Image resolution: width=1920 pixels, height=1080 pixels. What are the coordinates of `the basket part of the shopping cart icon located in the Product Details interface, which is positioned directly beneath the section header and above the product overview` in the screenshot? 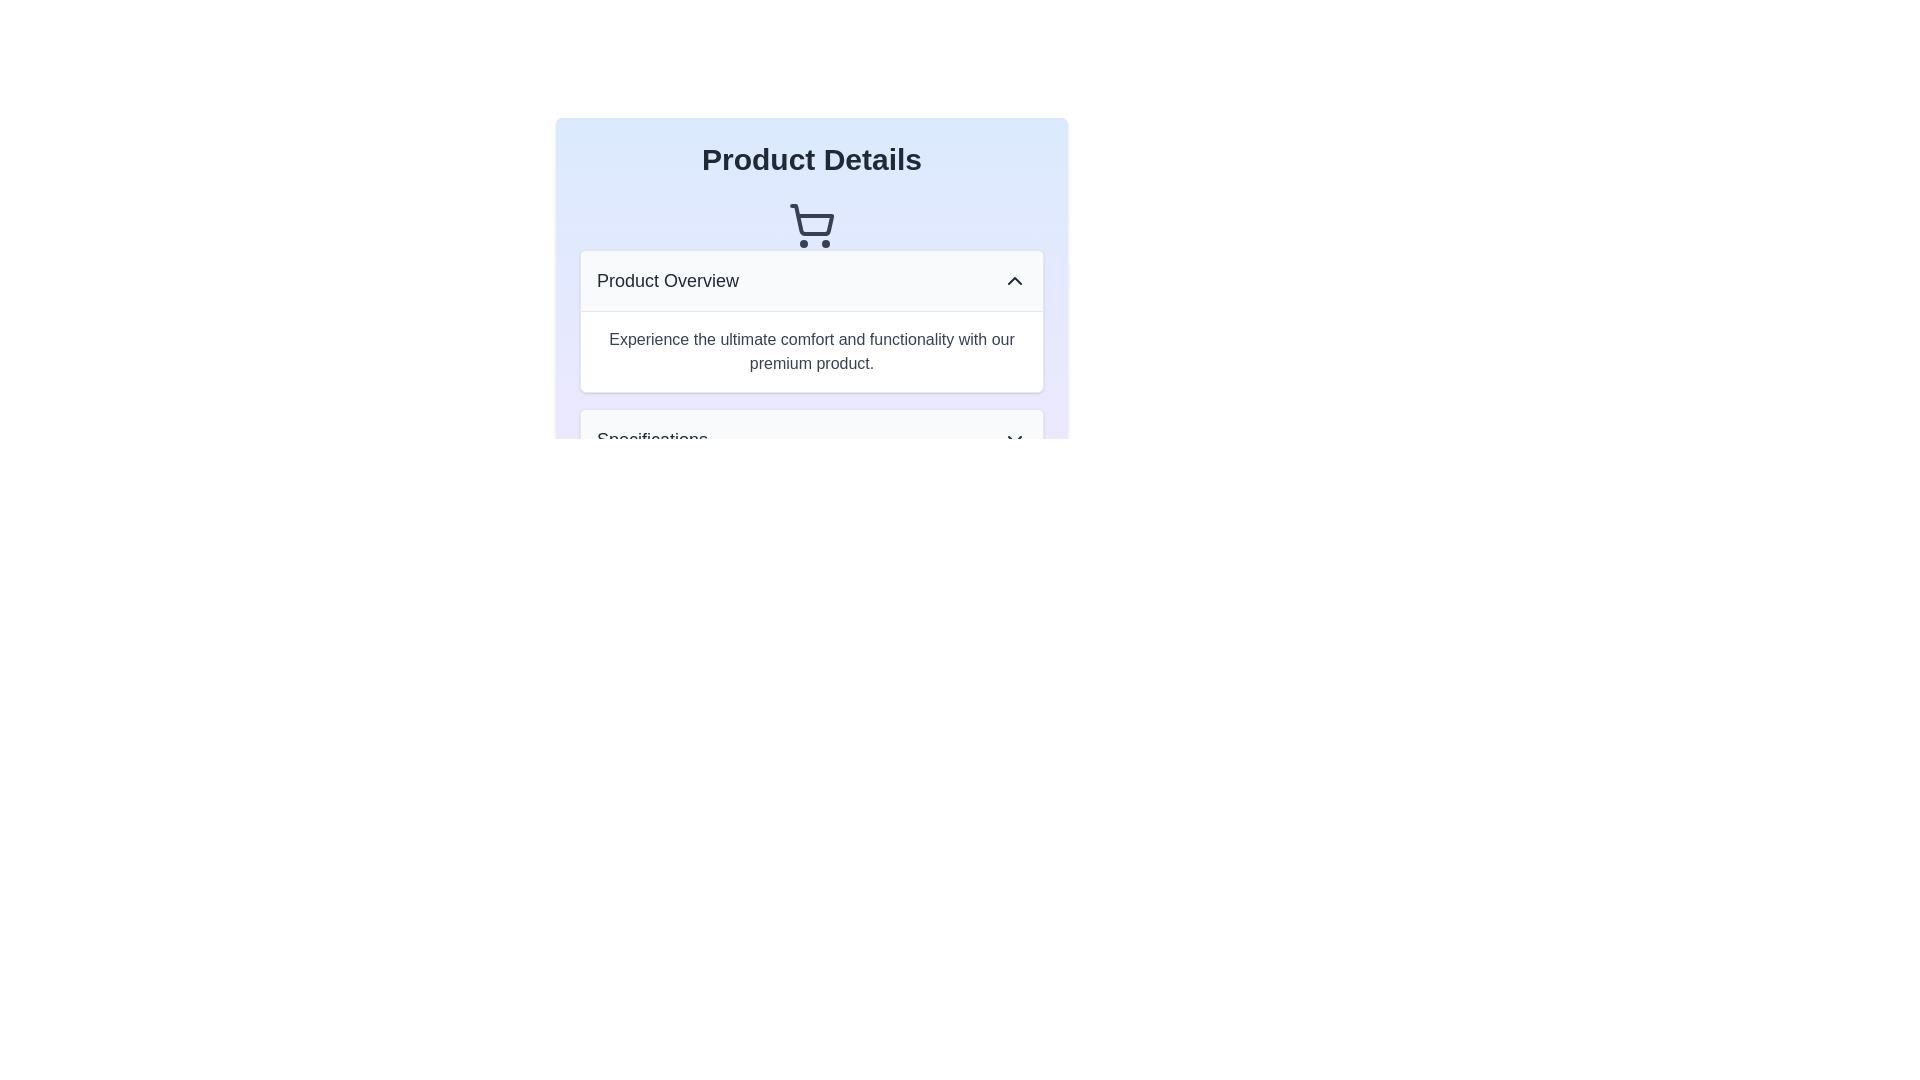 It's located at (812, 220).